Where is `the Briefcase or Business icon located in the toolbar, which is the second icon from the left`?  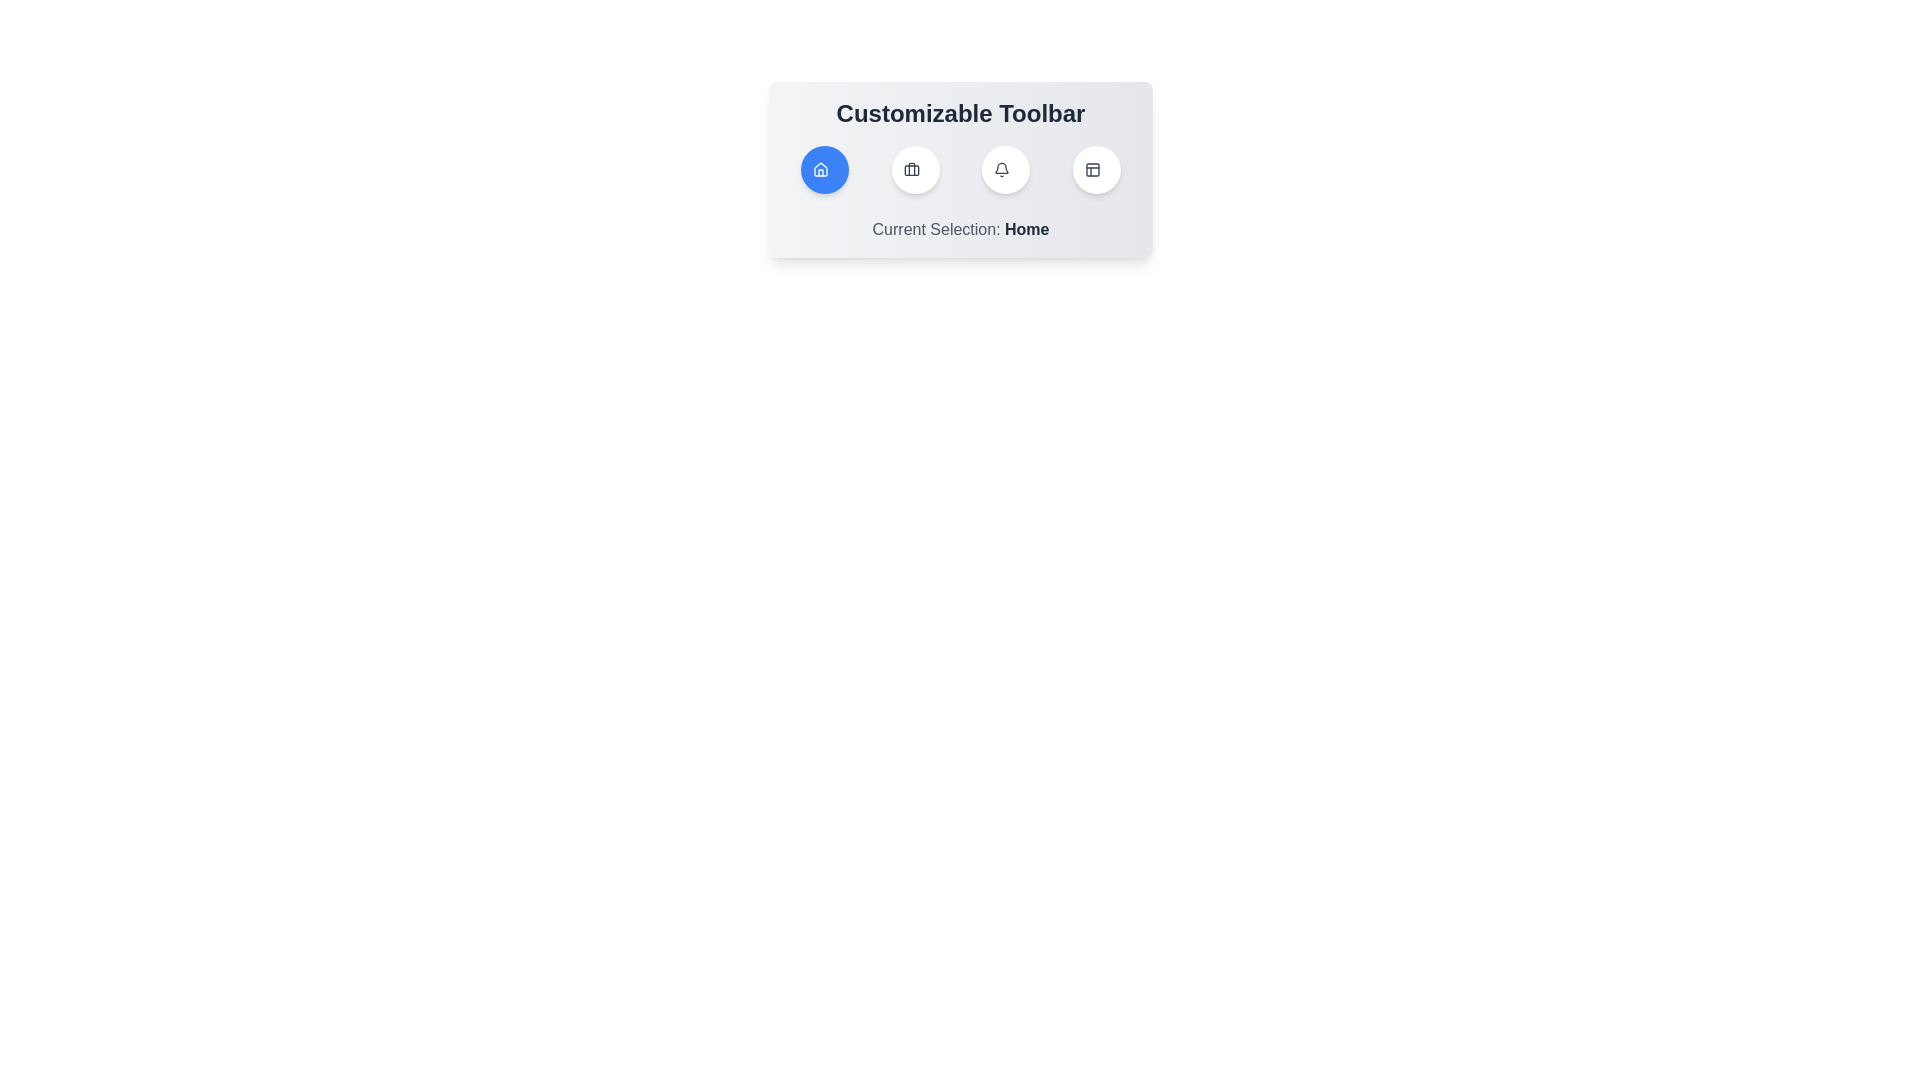 the Briefcase or Business icon located in the toolbar, which is the second icon from the left is located at coordinates (910, 168).